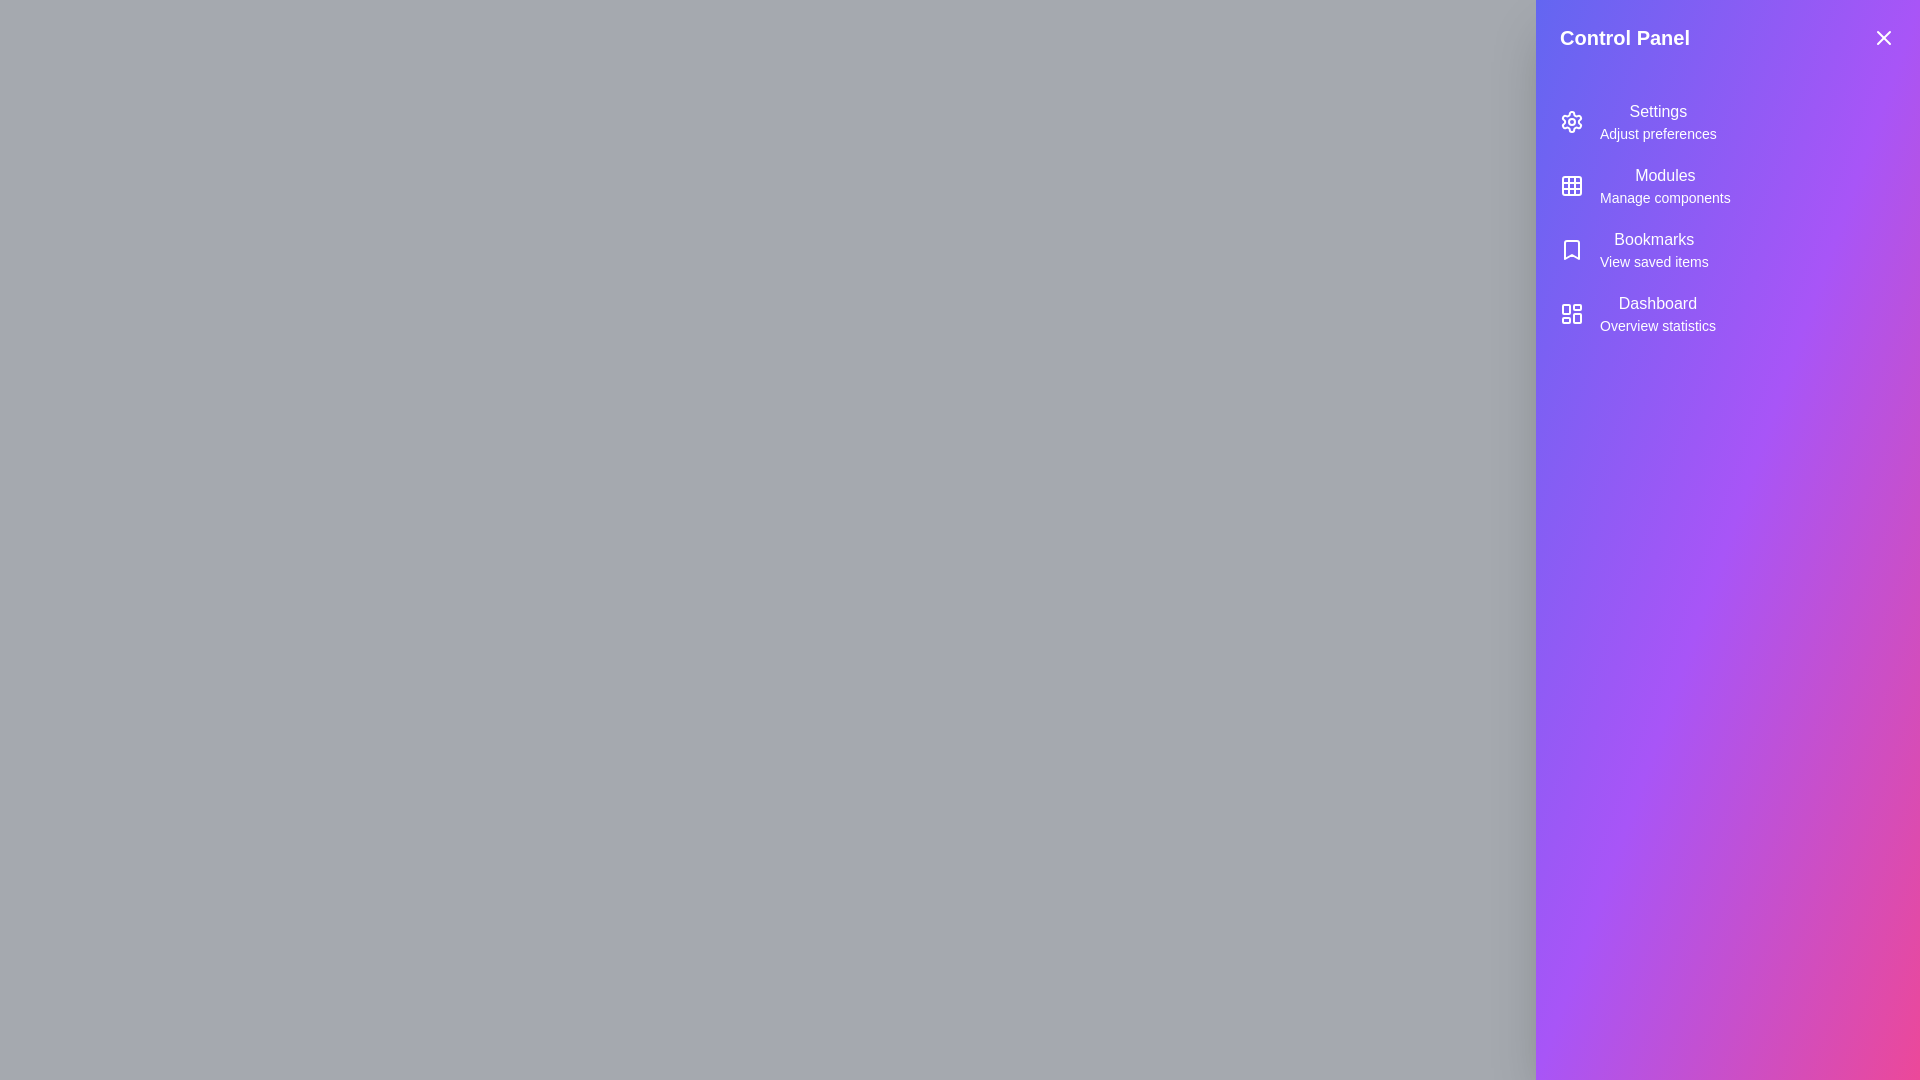  What do you see at coordinates (1570, 122) in the screenshot?
I see `the settings icon located` at bounding box center [1570, 122].